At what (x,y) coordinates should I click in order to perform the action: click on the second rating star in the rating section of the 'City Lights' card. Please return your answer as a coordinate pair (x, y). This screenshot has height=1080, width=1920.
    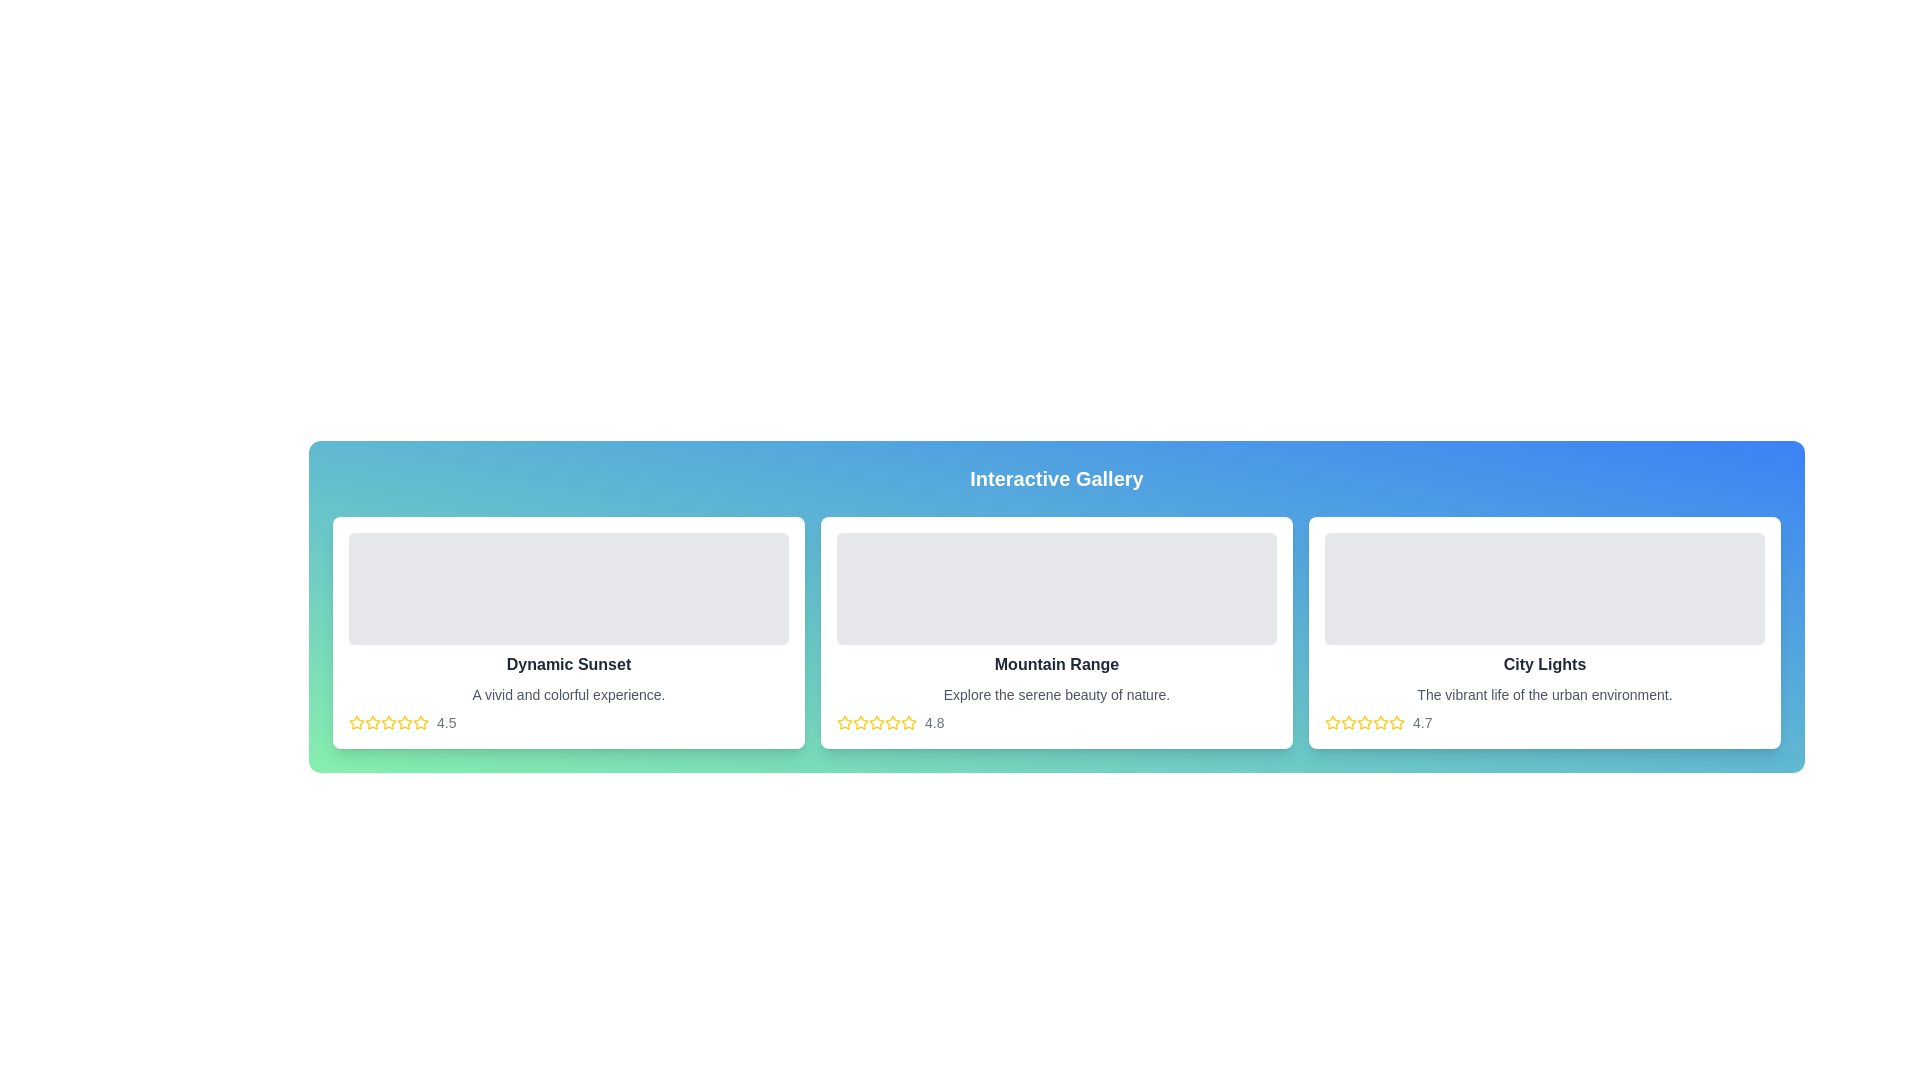
    Looking at the image, I should click on (1363, 722).